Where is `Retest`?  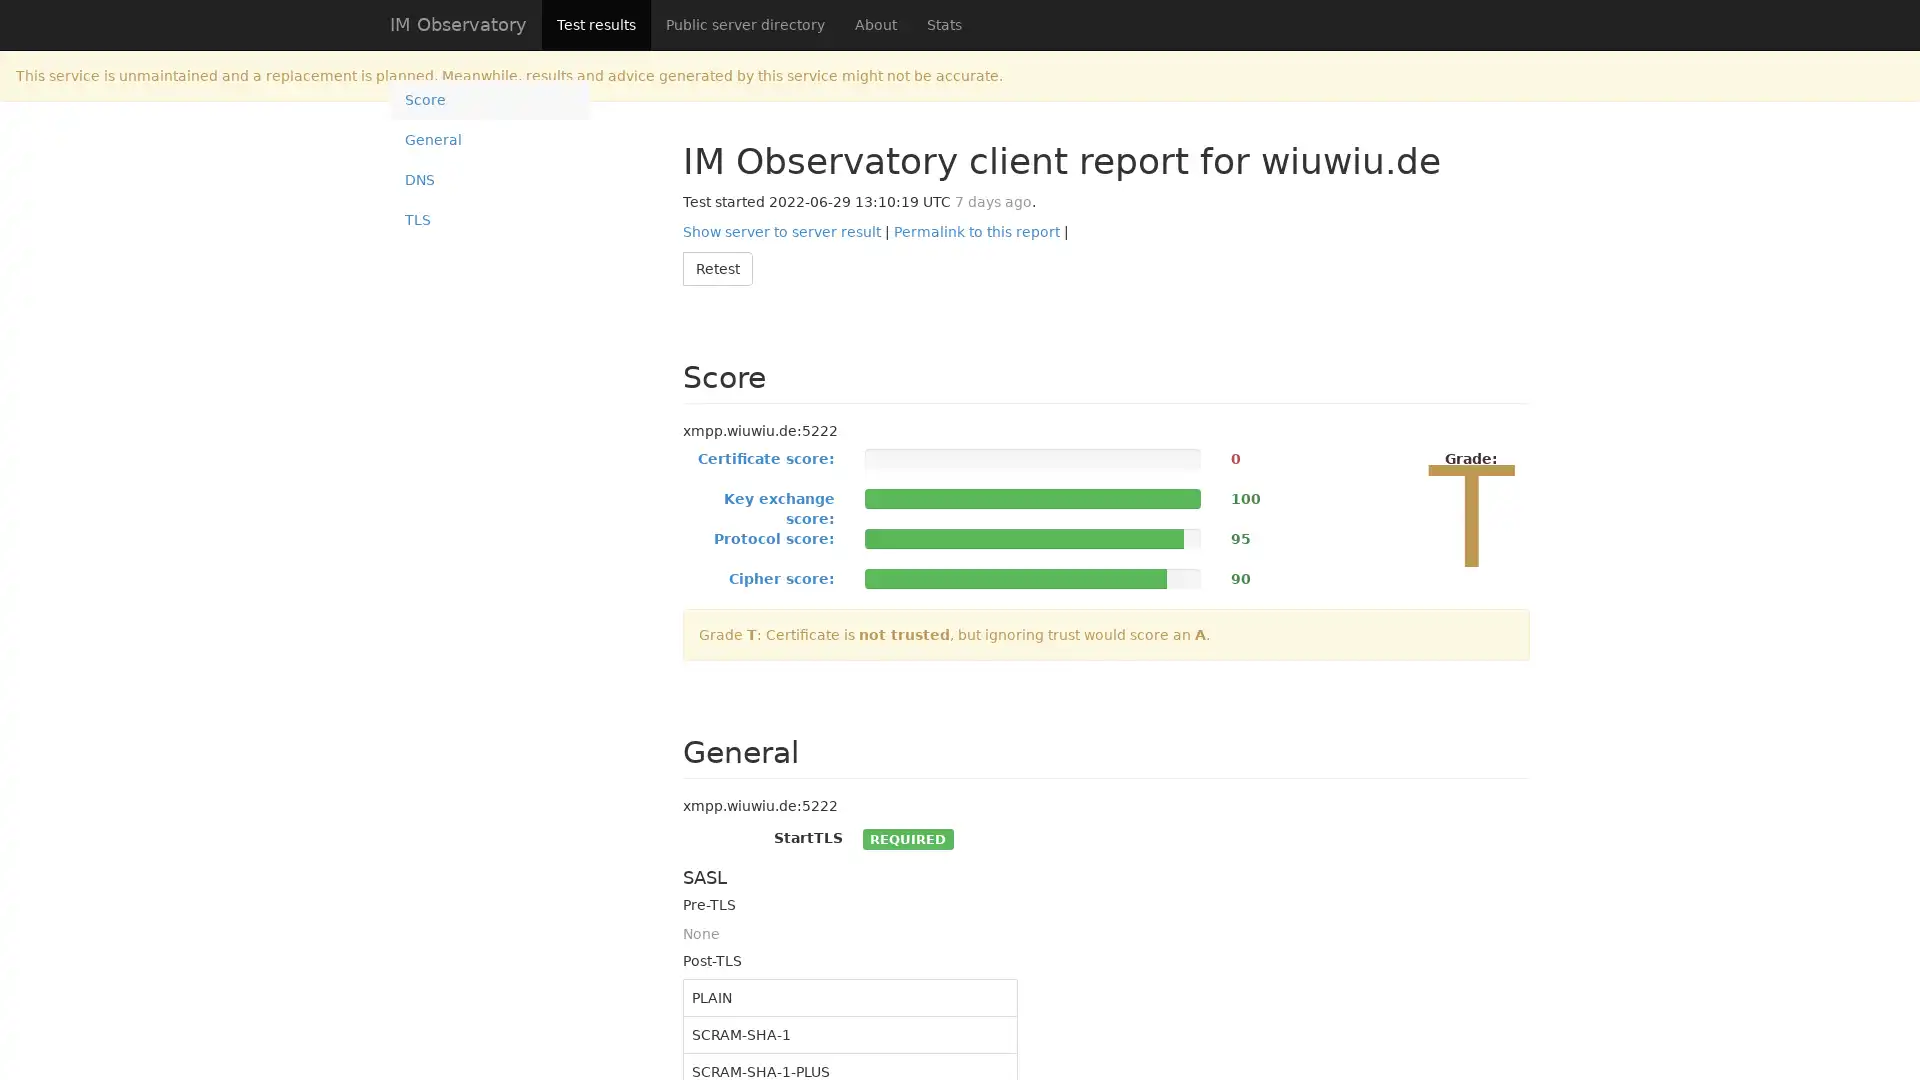
Retest is located at coordinates (716, 266).